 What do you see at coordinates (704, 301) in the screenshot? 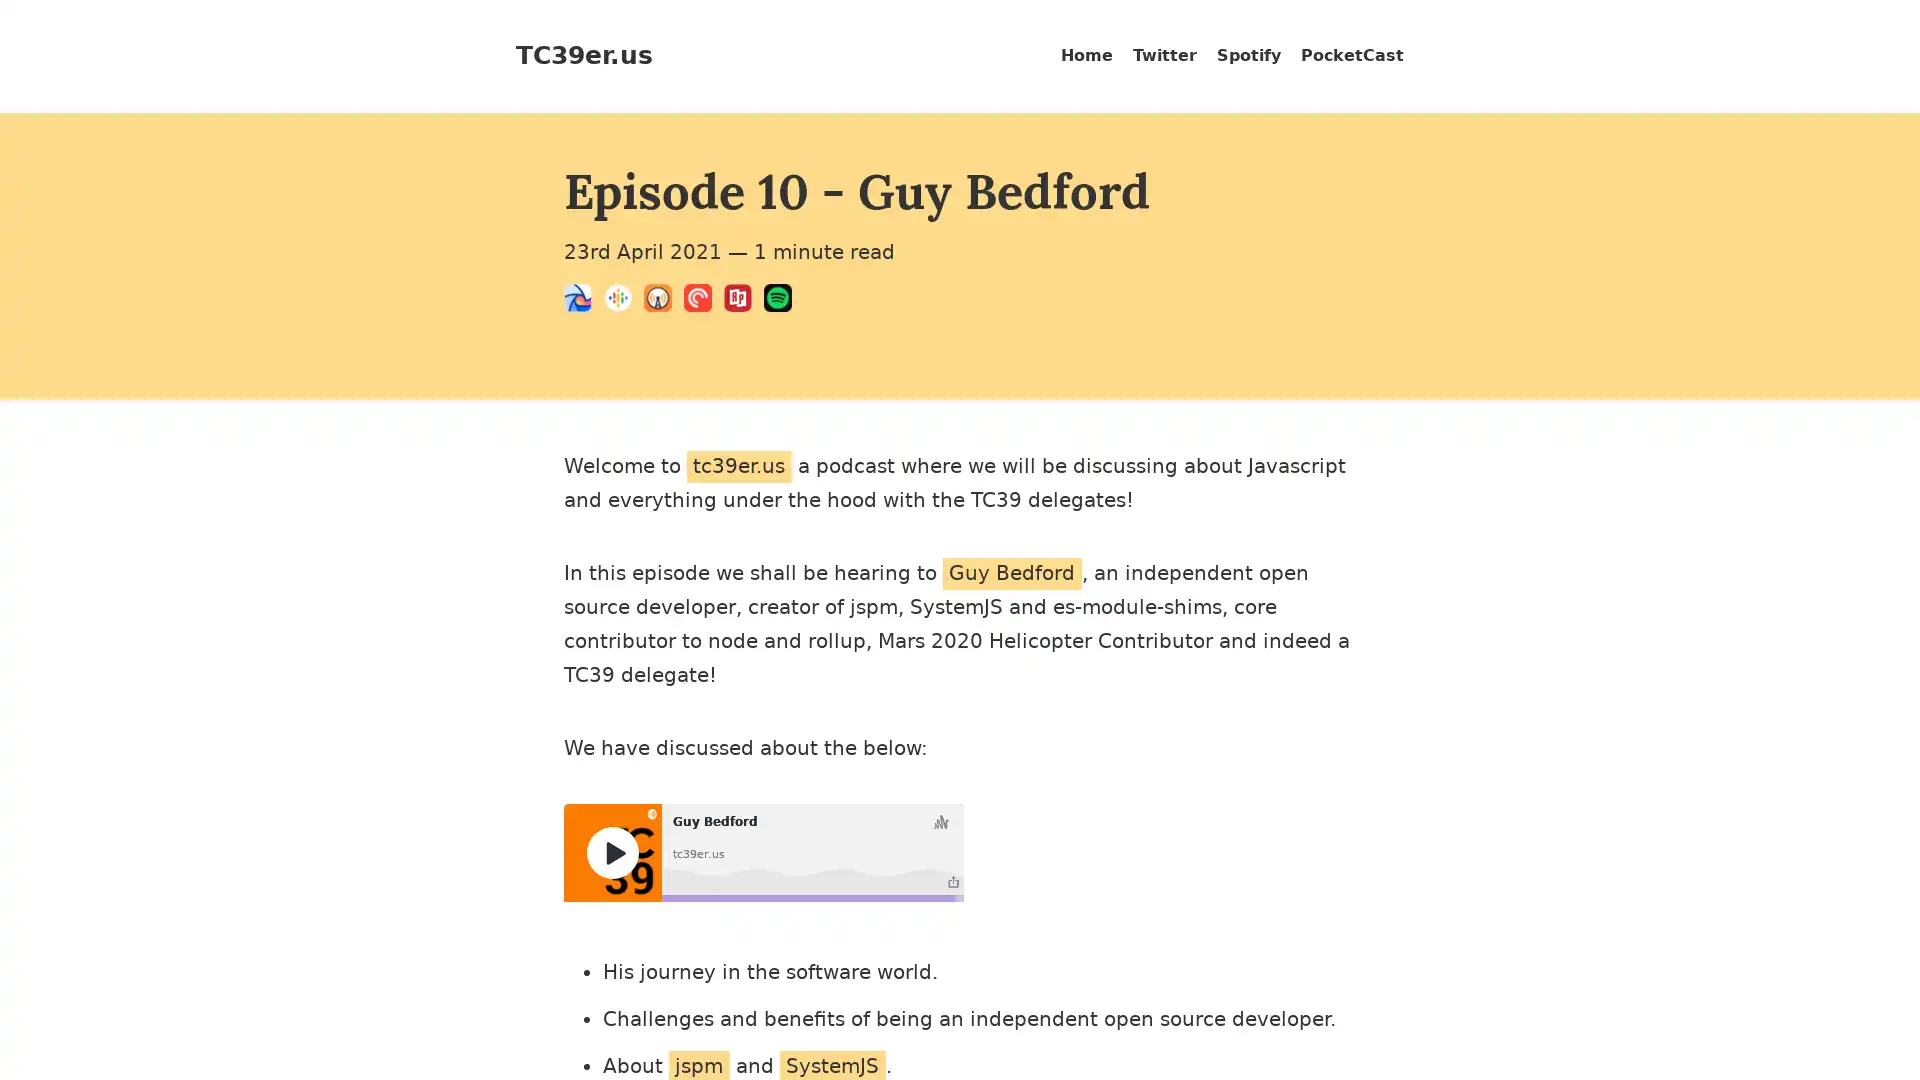
I see `Pocket Casts Logo` at bounding box center [704, 301].